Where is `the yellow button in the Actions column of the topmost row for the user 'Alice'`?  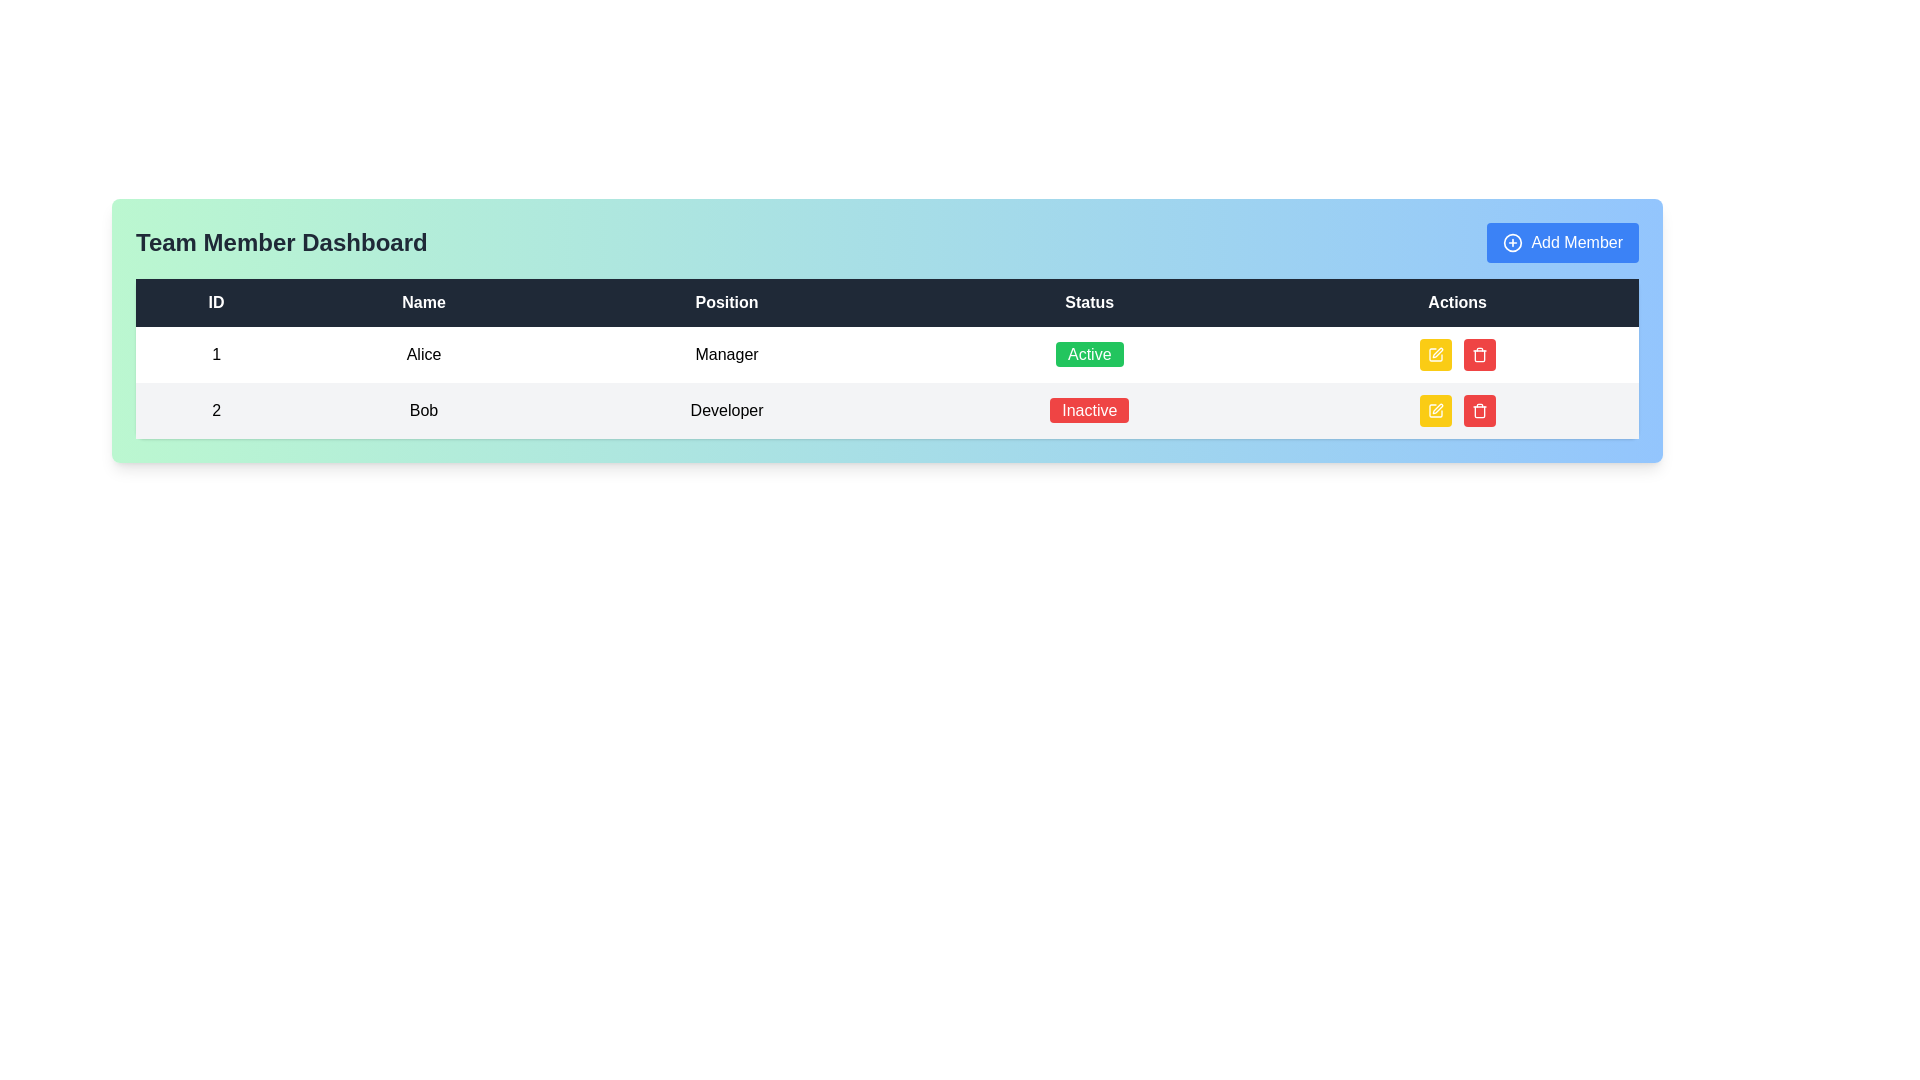
the yellow button in the Actions column of the topmost row for the user 'Alice' is located at coordinates (1457, 353).